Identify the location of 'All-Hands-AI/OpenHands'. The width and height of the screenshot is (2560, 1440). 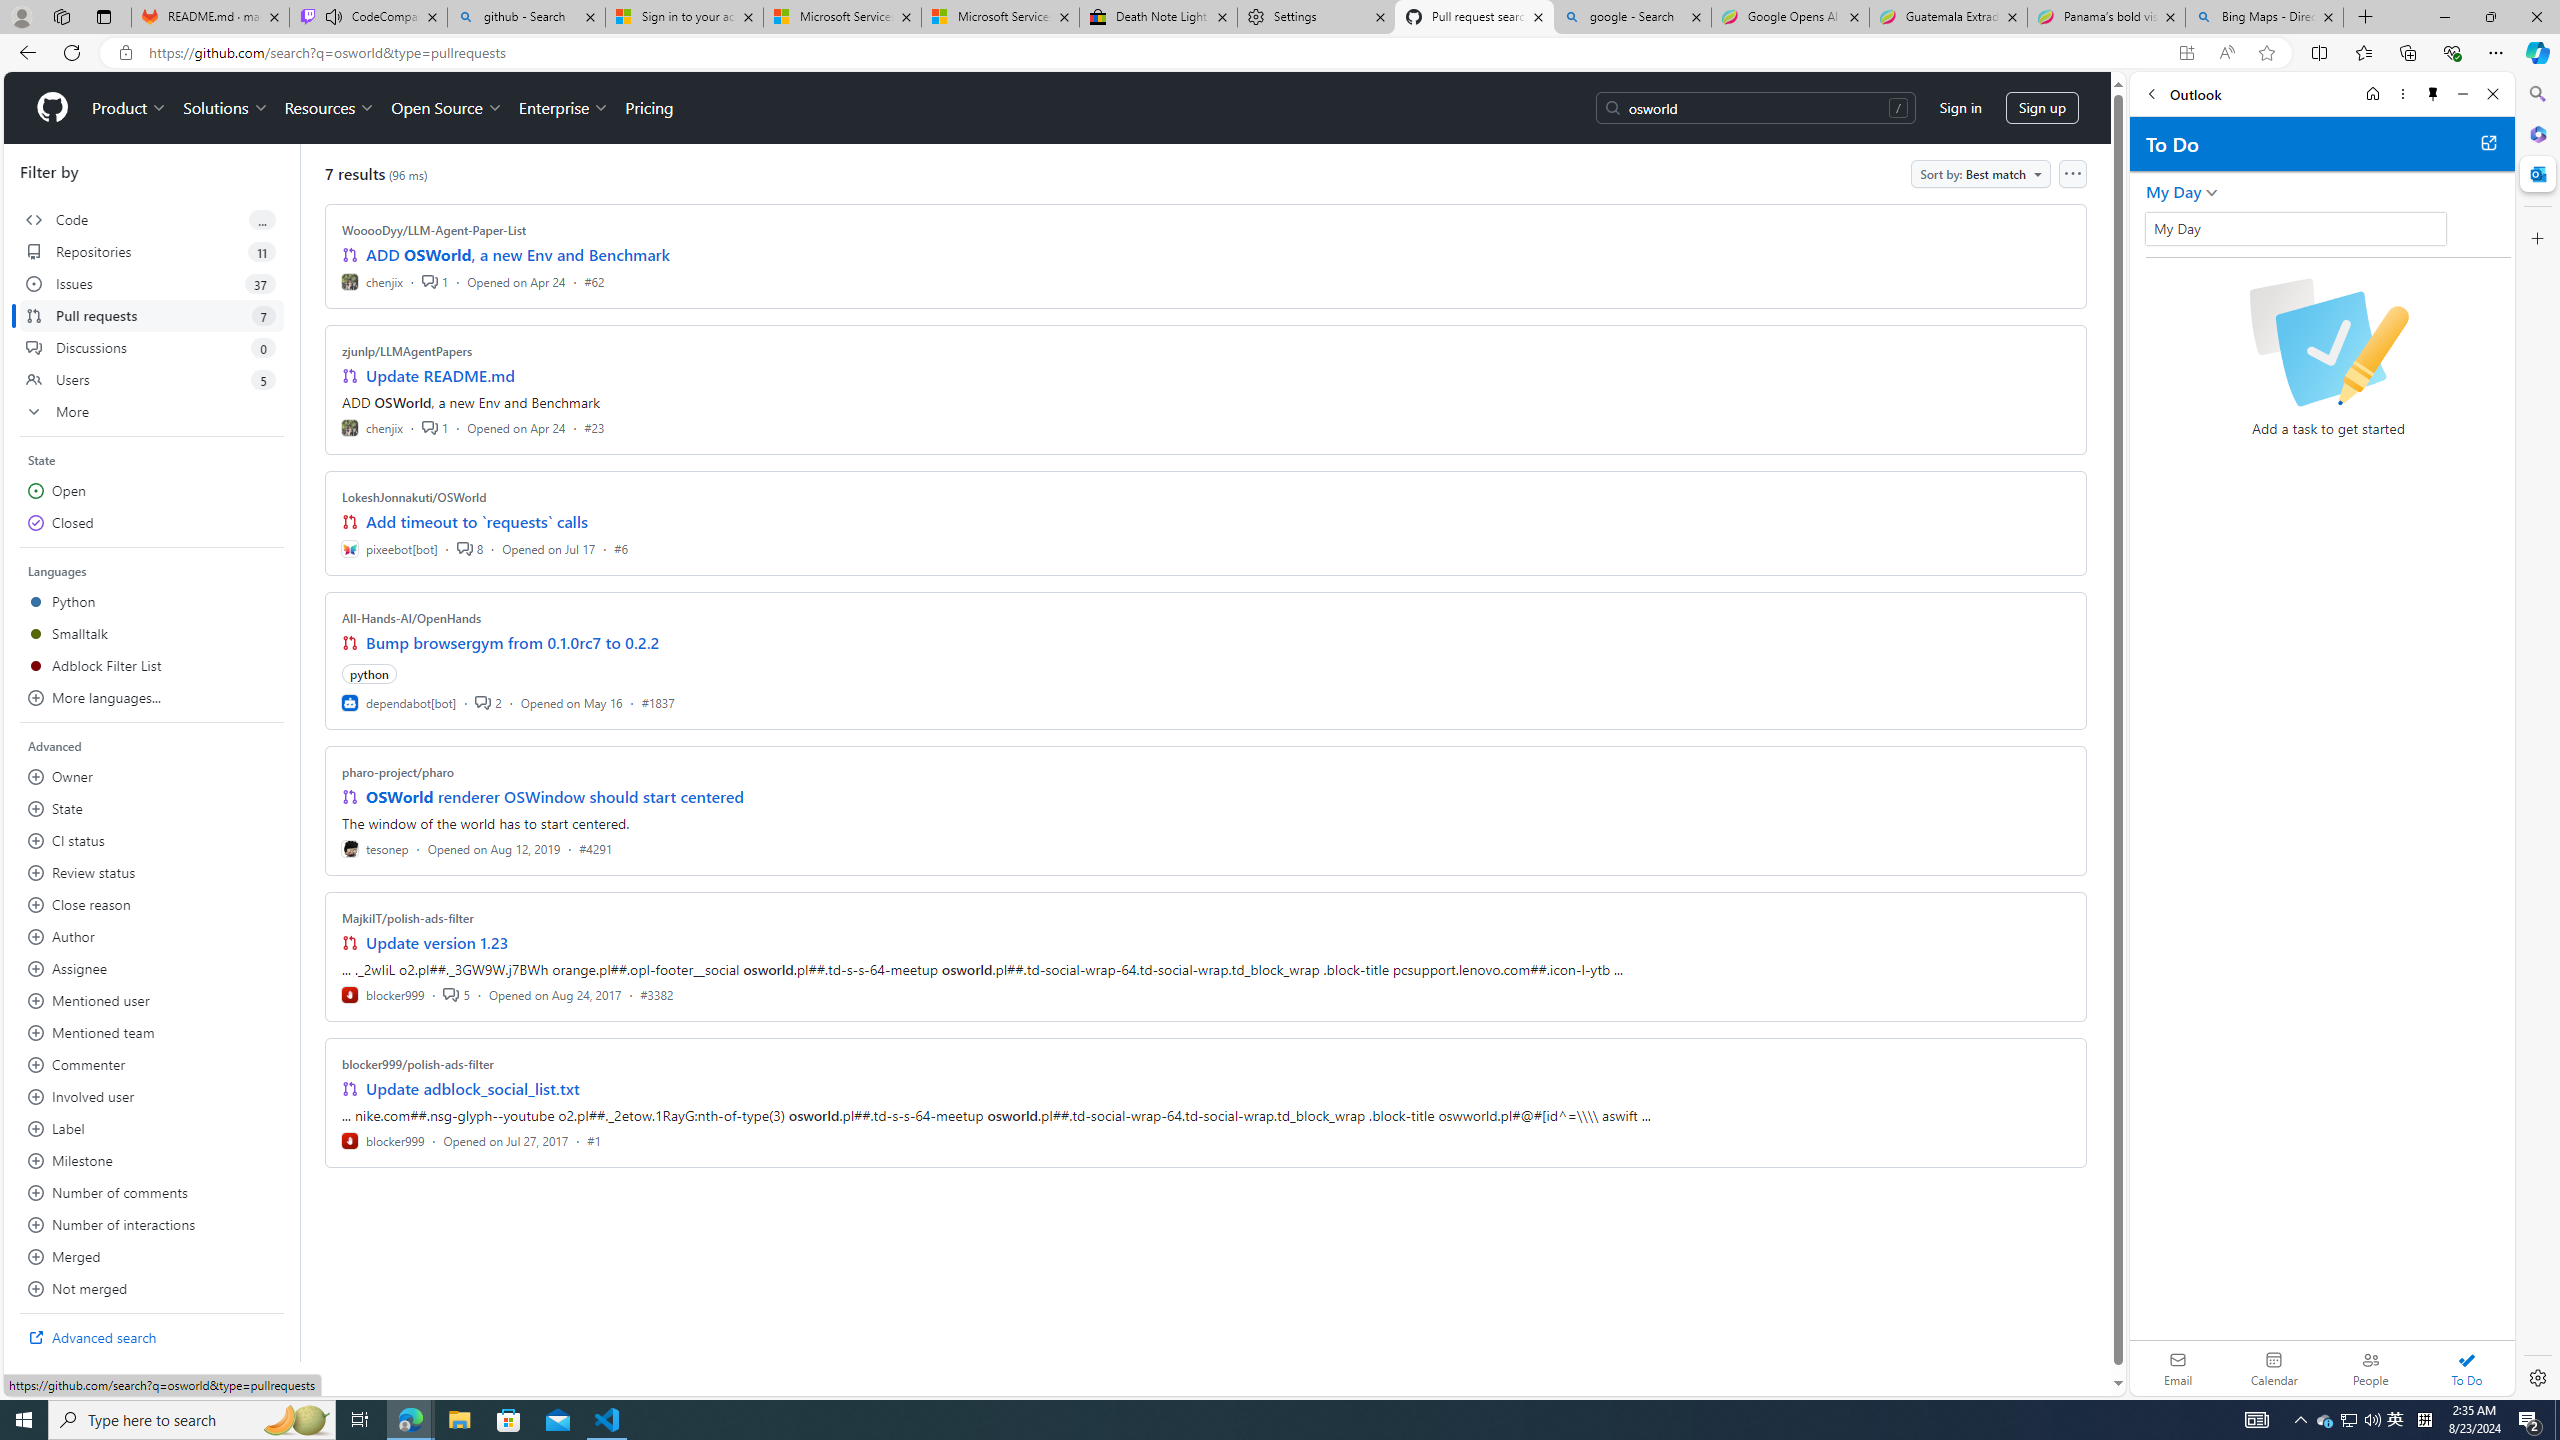
(411, 616).